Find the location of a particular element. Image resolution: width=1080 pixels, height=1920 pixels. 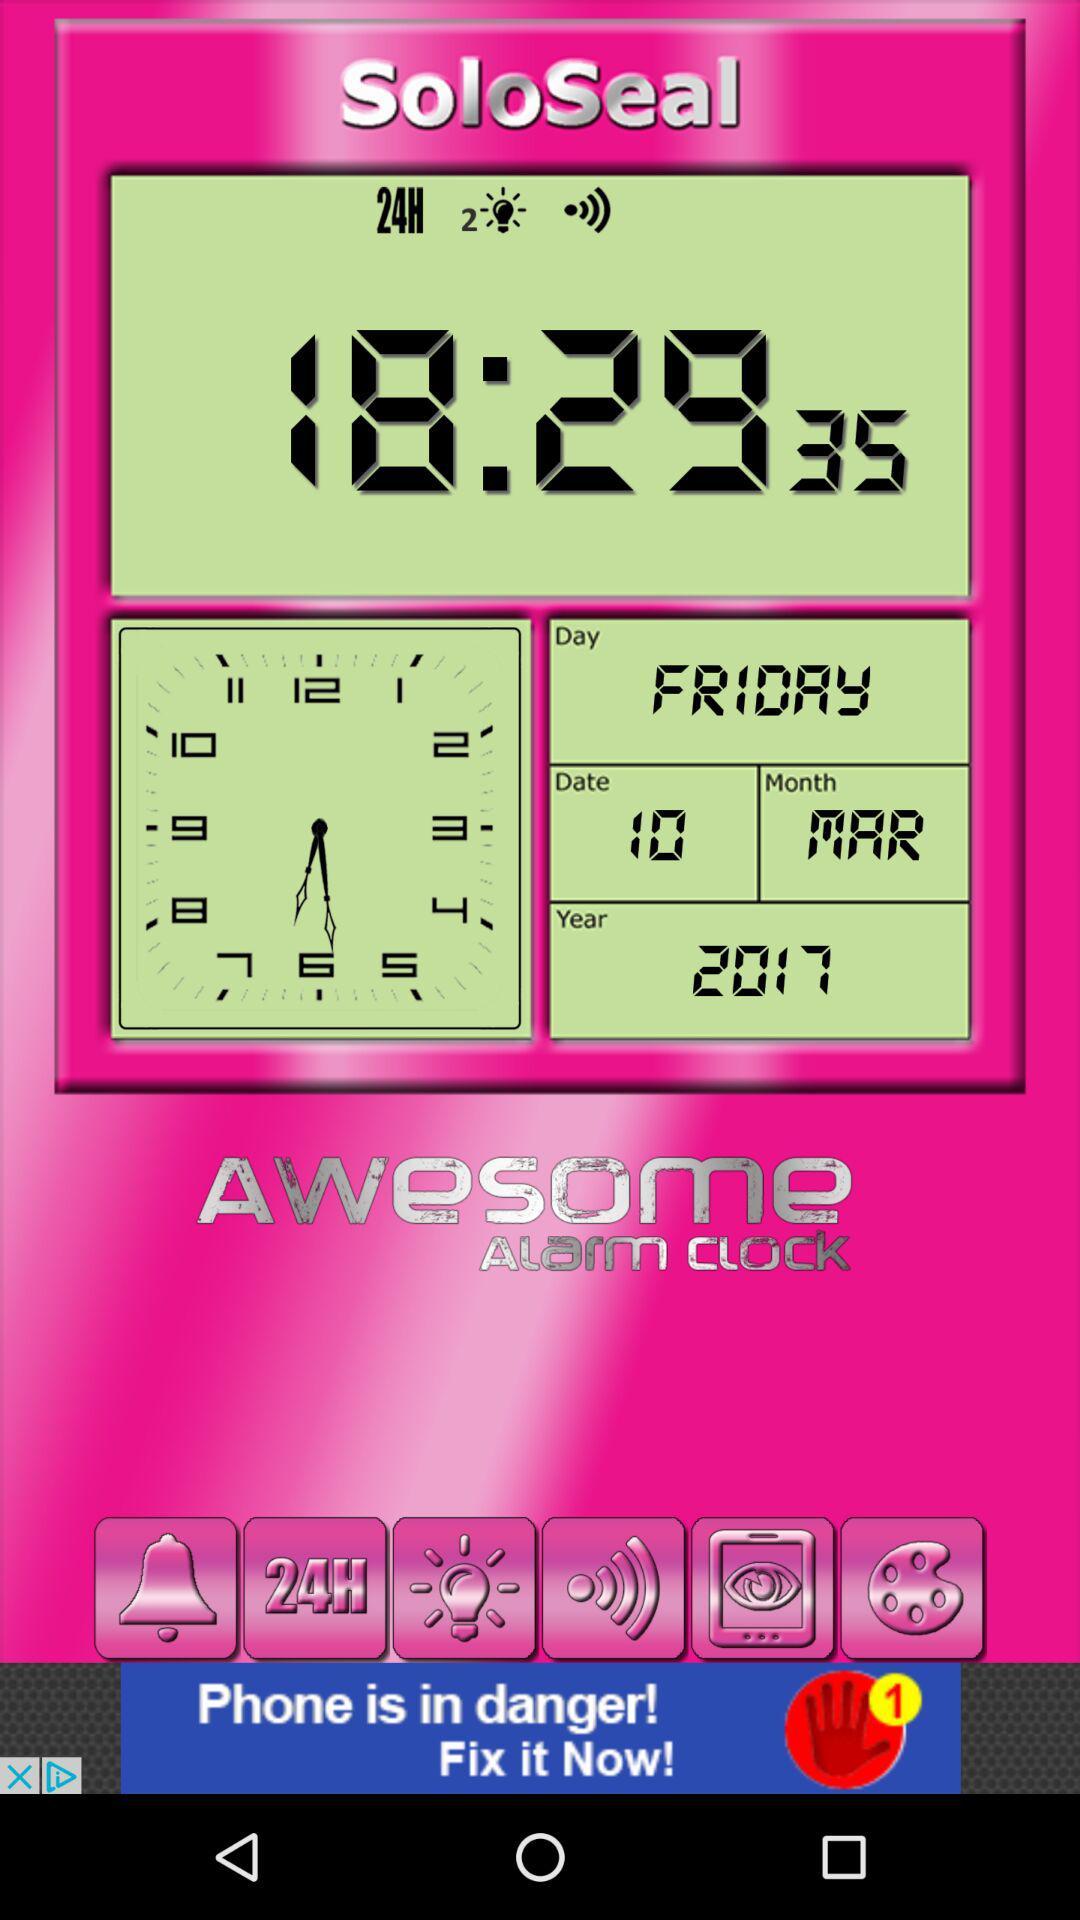

torch light on/off is located at coordinates (464, 1587).